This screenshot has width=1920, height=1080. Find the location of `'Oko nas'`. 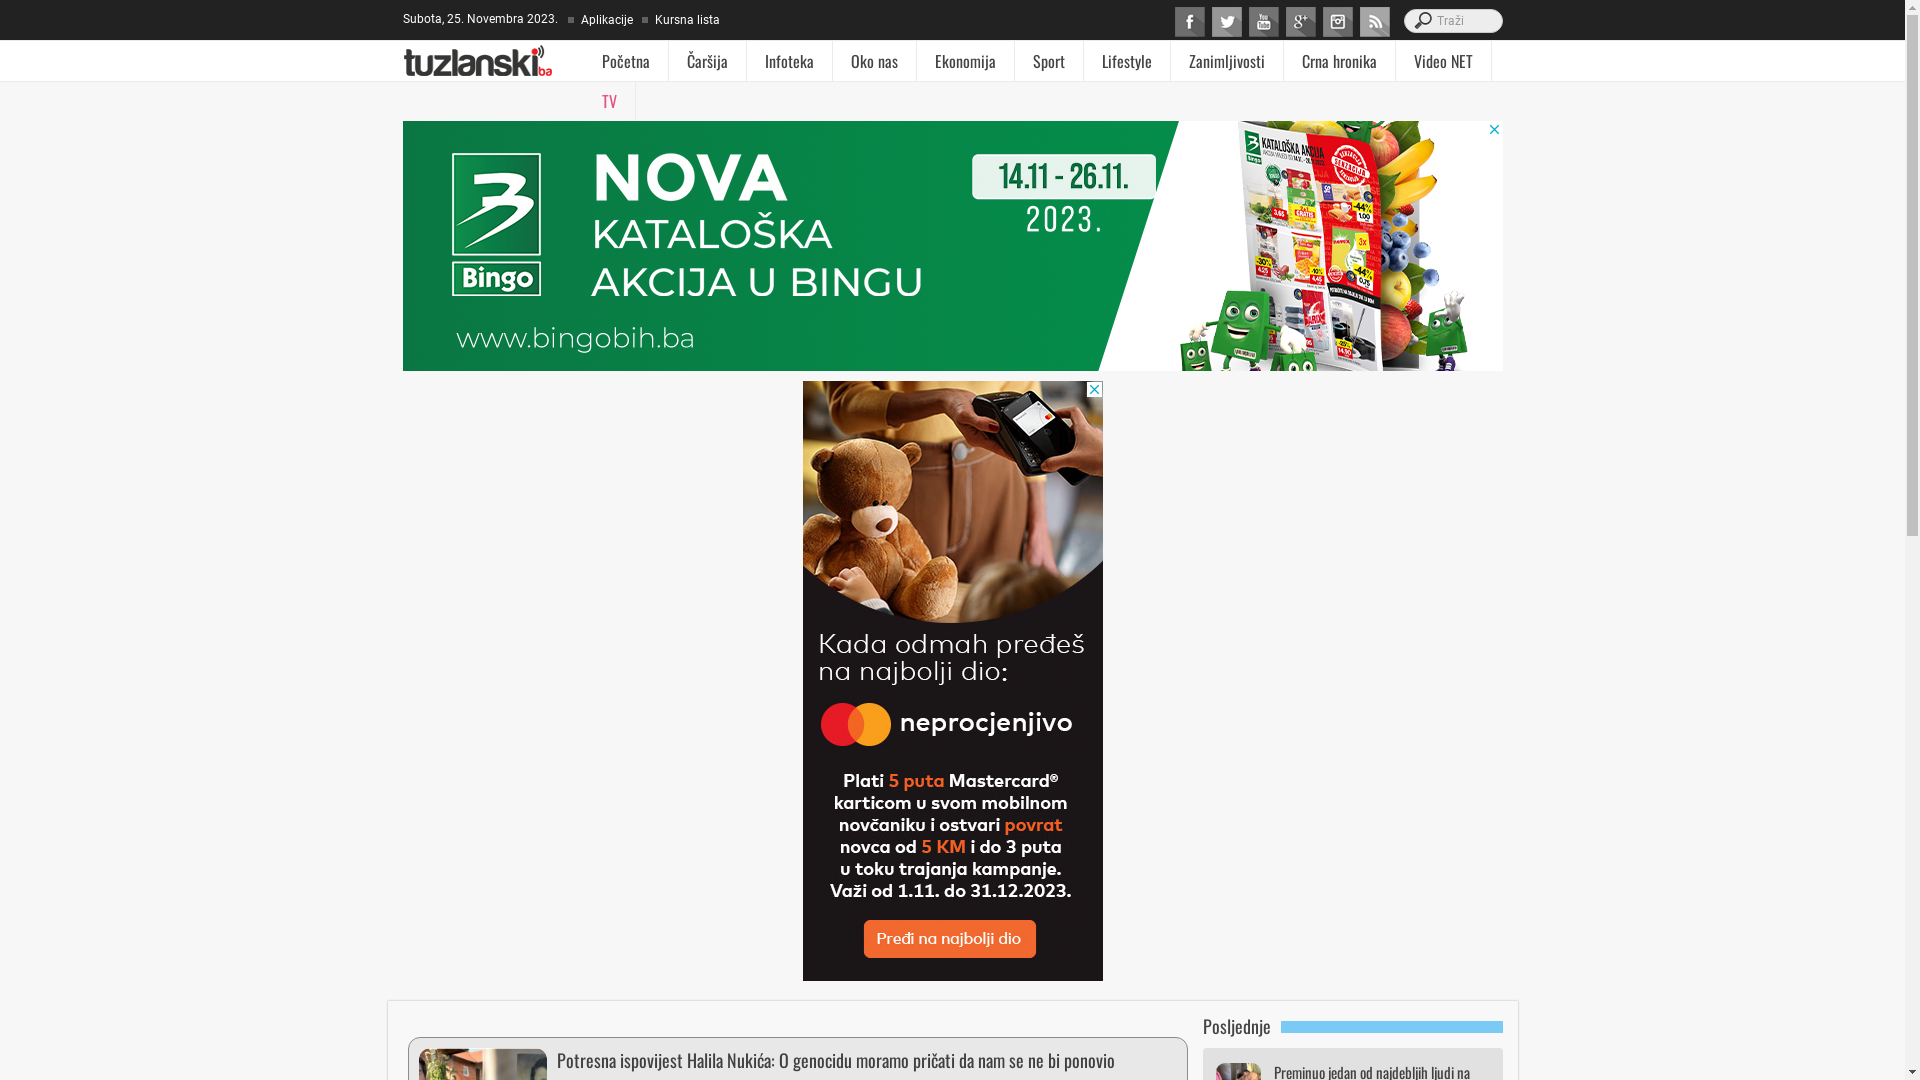

'Oko nas' is located at coordinates (874, 60).